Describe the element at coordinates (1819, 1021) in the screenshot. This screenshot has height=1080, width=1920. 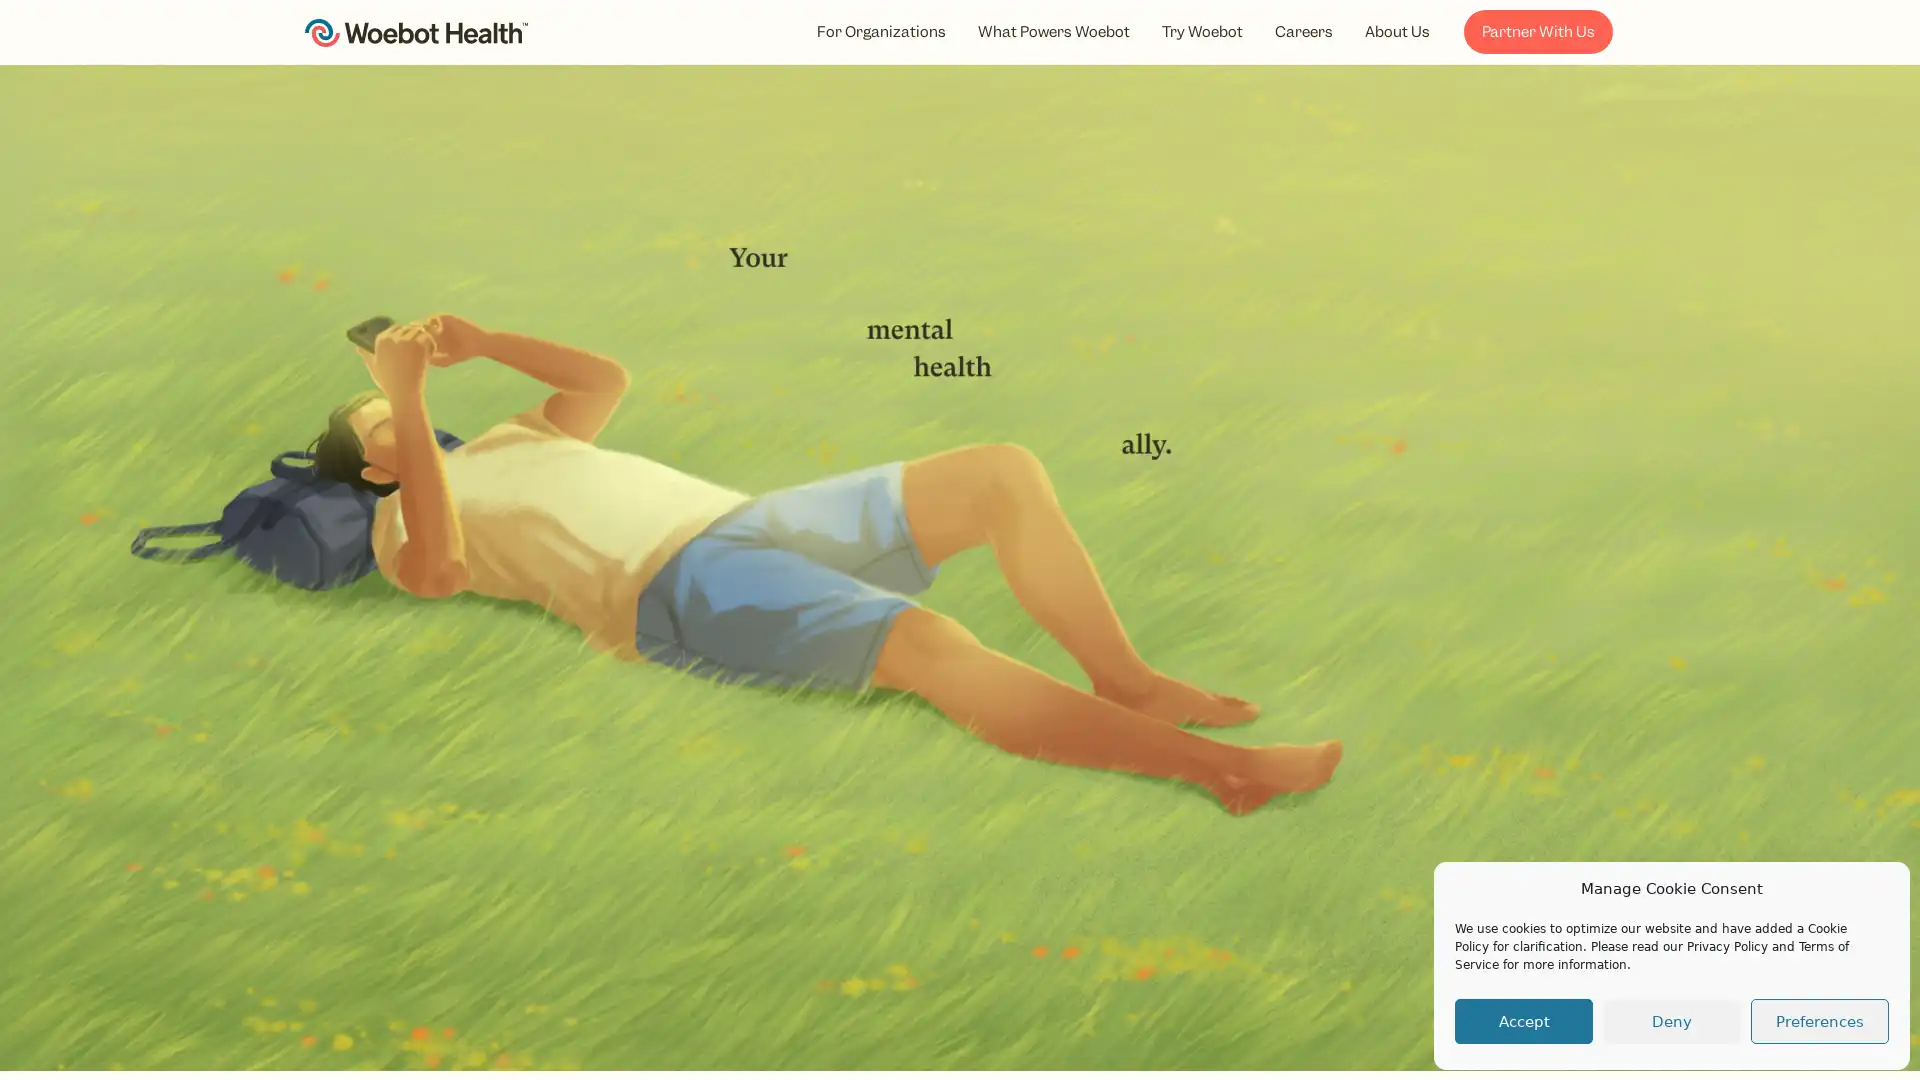
I see `Preferences` at that location.